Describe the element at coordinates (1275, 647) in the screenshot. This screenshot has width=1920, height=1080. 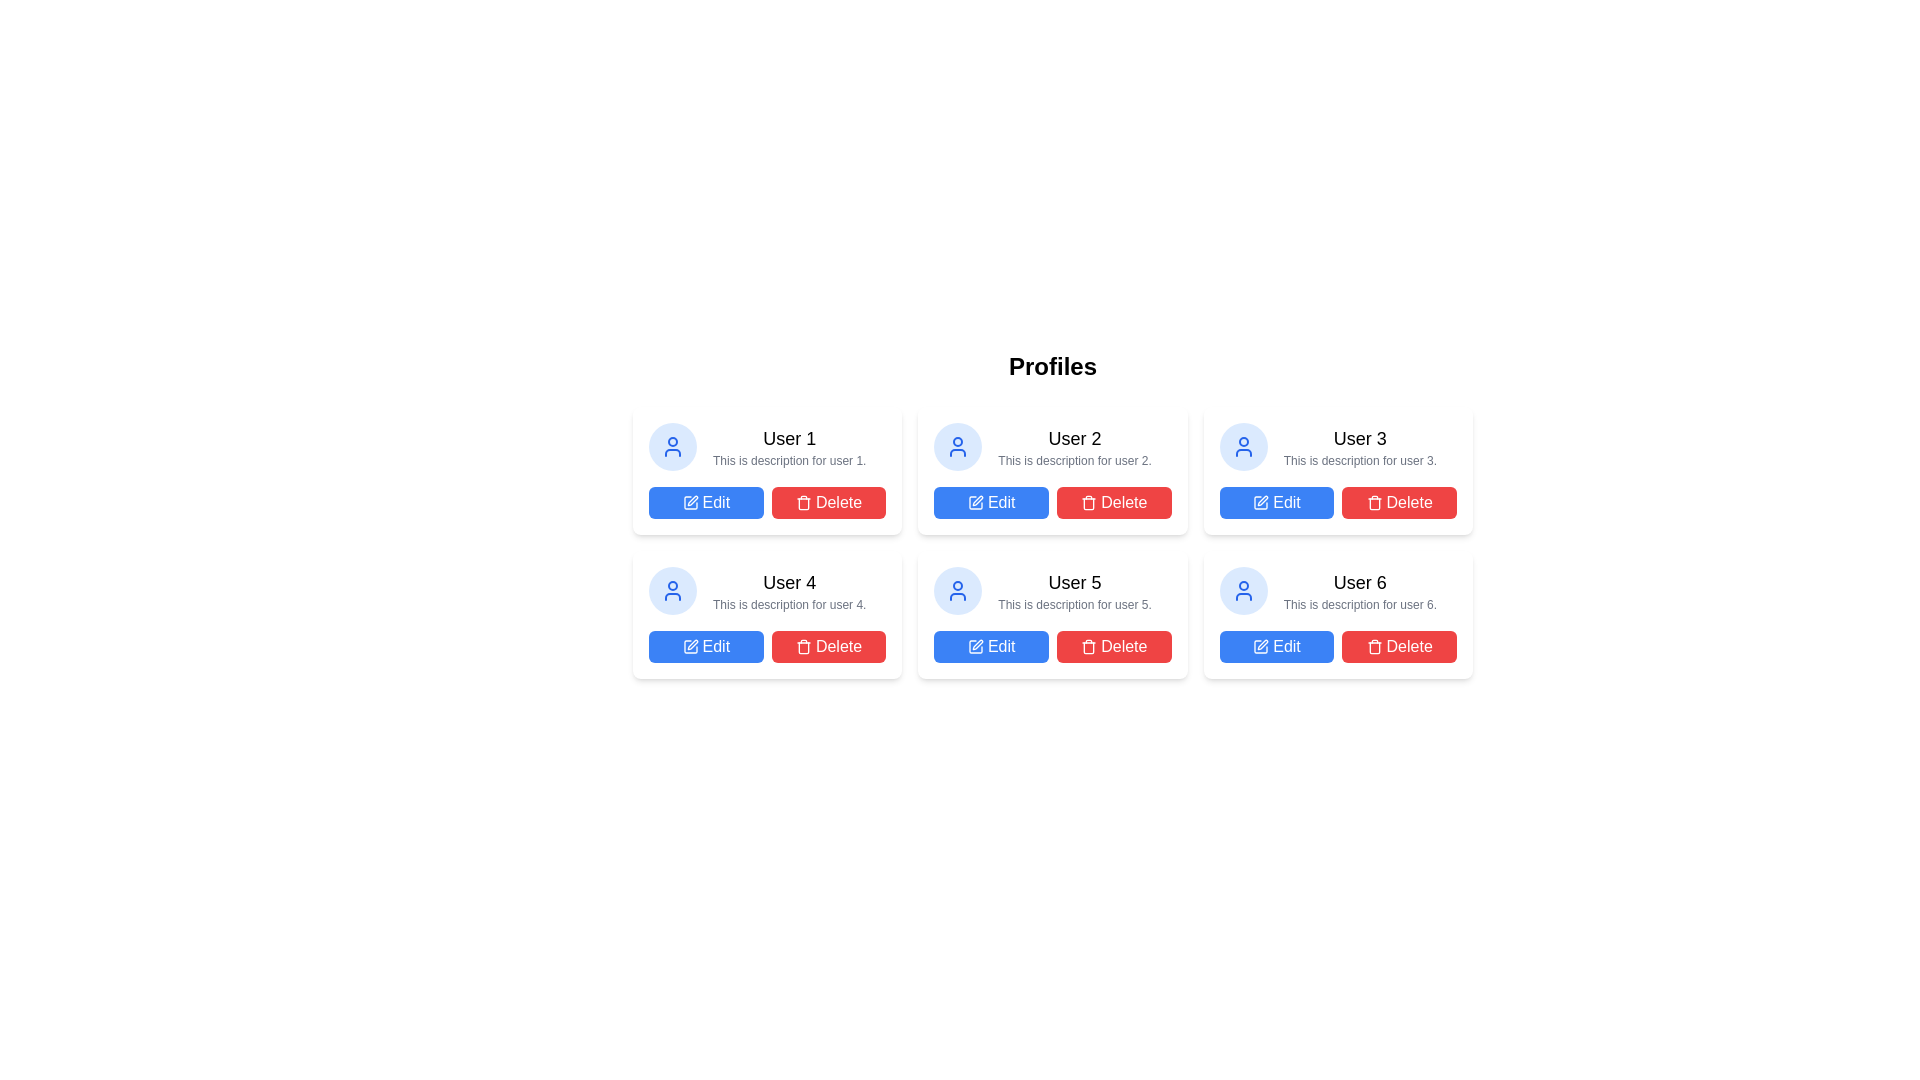
I see `the rectangular blue button with rounded corners and white text that reads 'Edit', located in the bottom-right card under 'User 6'` at that location.